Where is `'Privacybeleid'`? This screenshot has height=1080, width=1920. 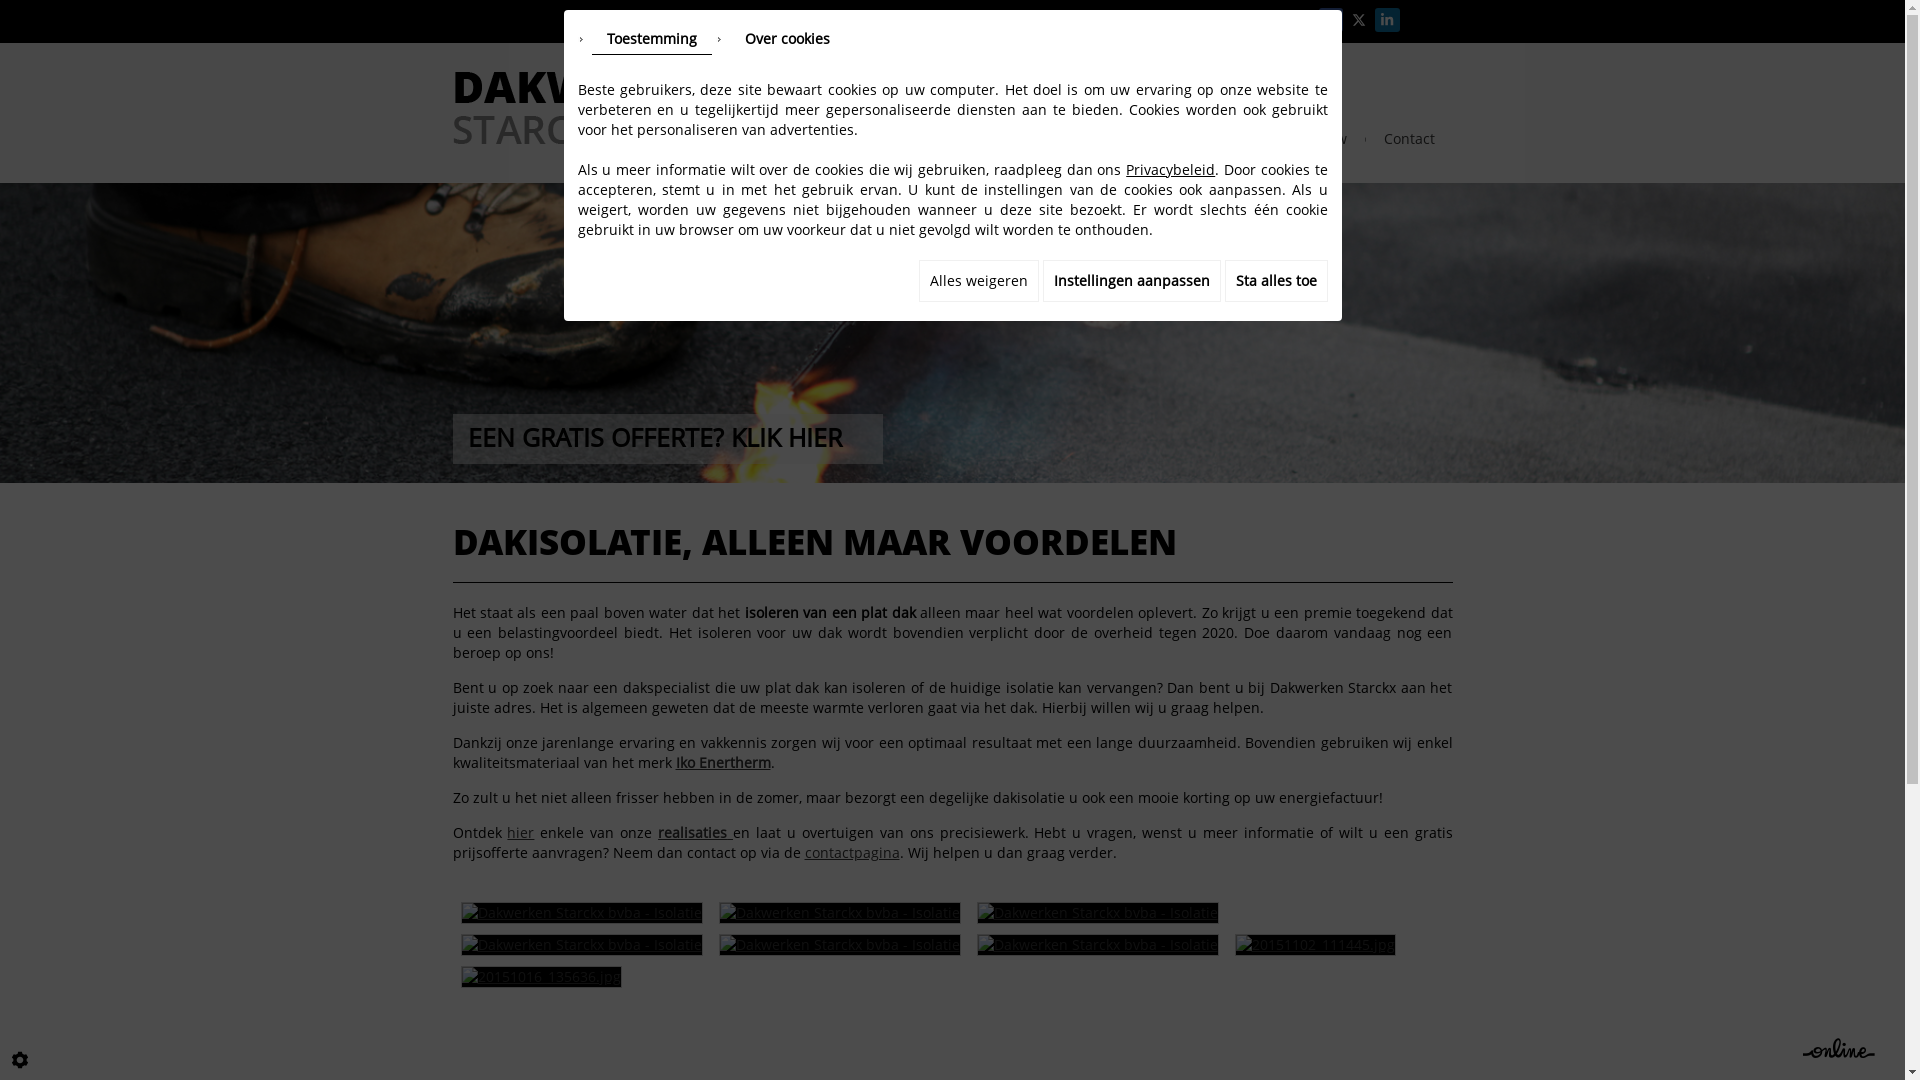
'Privacybeleid' is located at coordinates (1170, 168).